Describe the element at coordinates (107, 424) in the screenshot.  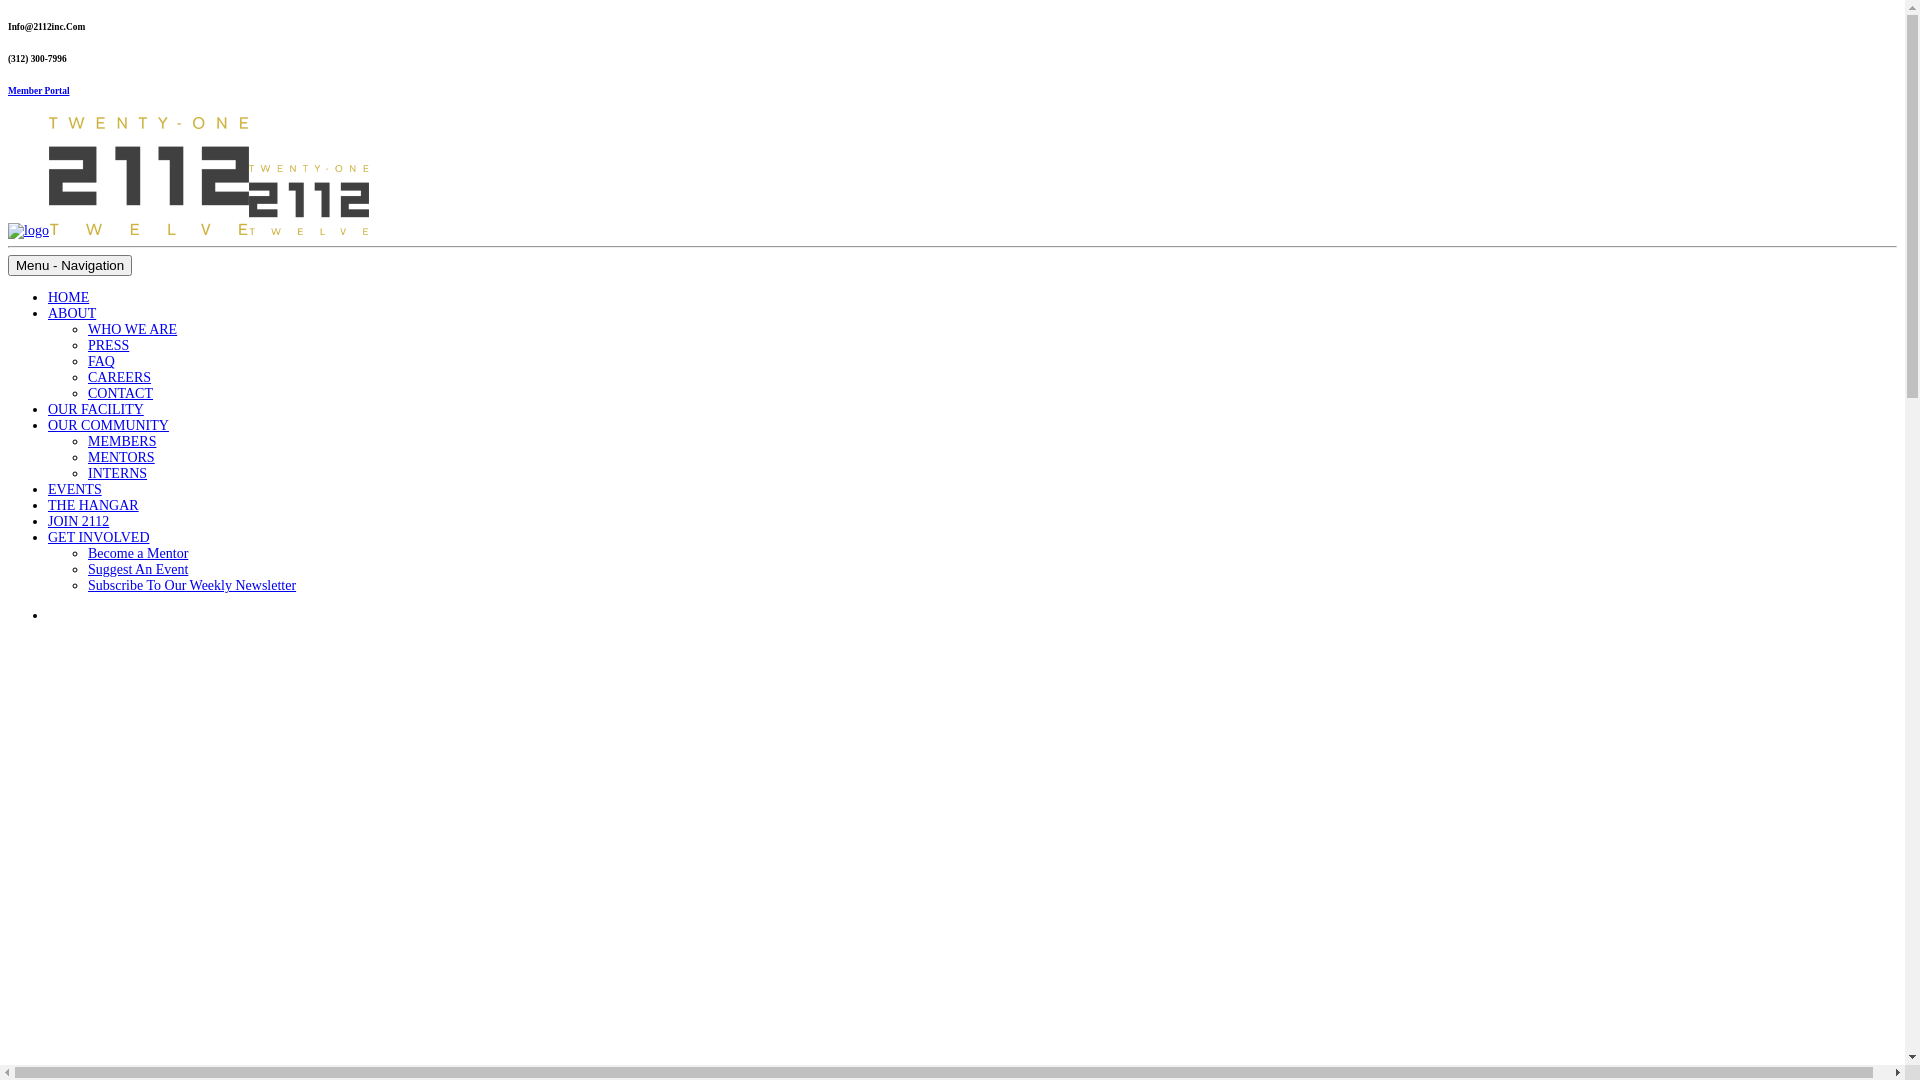
I see `'OUR COMMUNITY'` at that location.